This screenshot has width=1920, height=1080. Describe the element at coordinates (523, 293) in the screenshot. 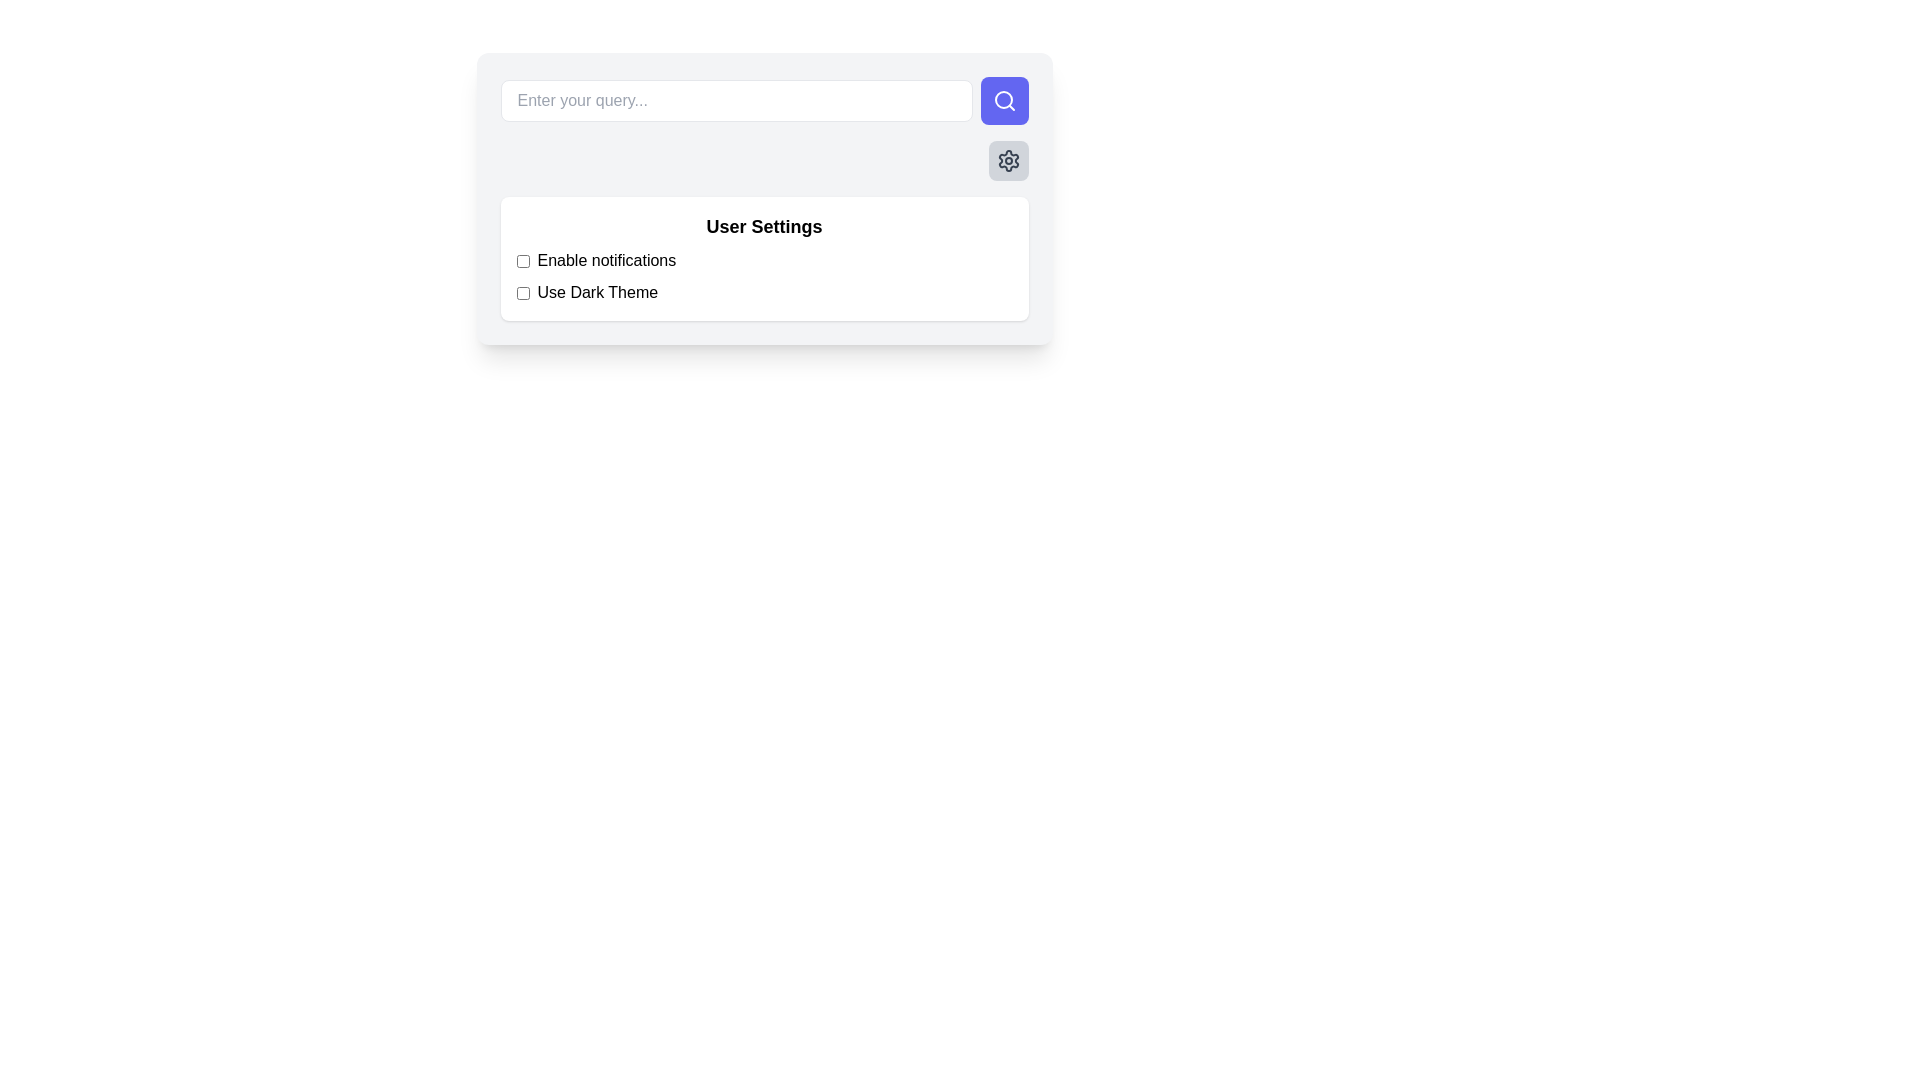

I see `the checkbox styled with a border next to the 'Use Dark Theme' text` at that location.